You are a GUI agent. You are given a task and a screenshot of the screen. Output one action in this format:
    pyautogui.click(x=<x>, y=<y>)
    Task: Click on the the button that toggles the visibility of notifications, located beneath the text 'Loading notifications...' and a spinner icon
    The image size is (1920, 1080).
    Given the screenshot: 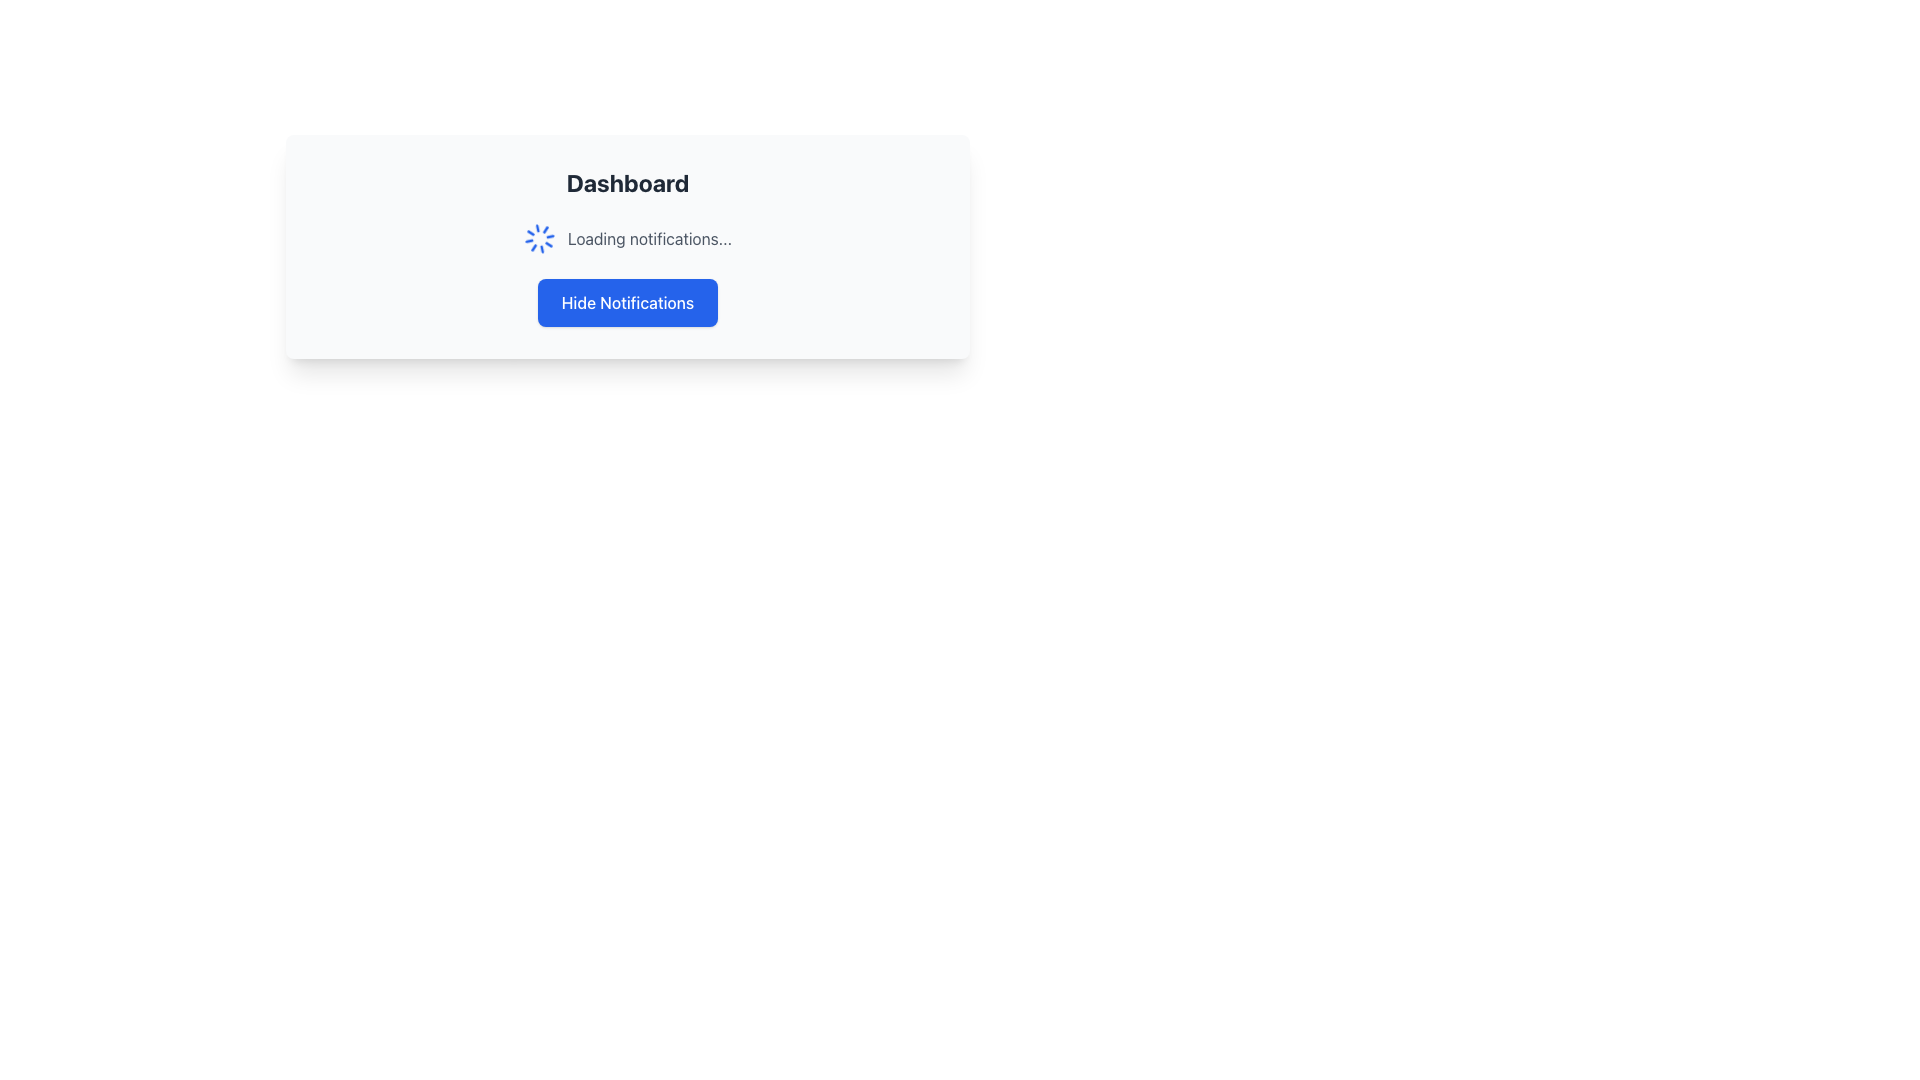 What is the action you would take?
    pyautogui.click(x=627, y=303)
    